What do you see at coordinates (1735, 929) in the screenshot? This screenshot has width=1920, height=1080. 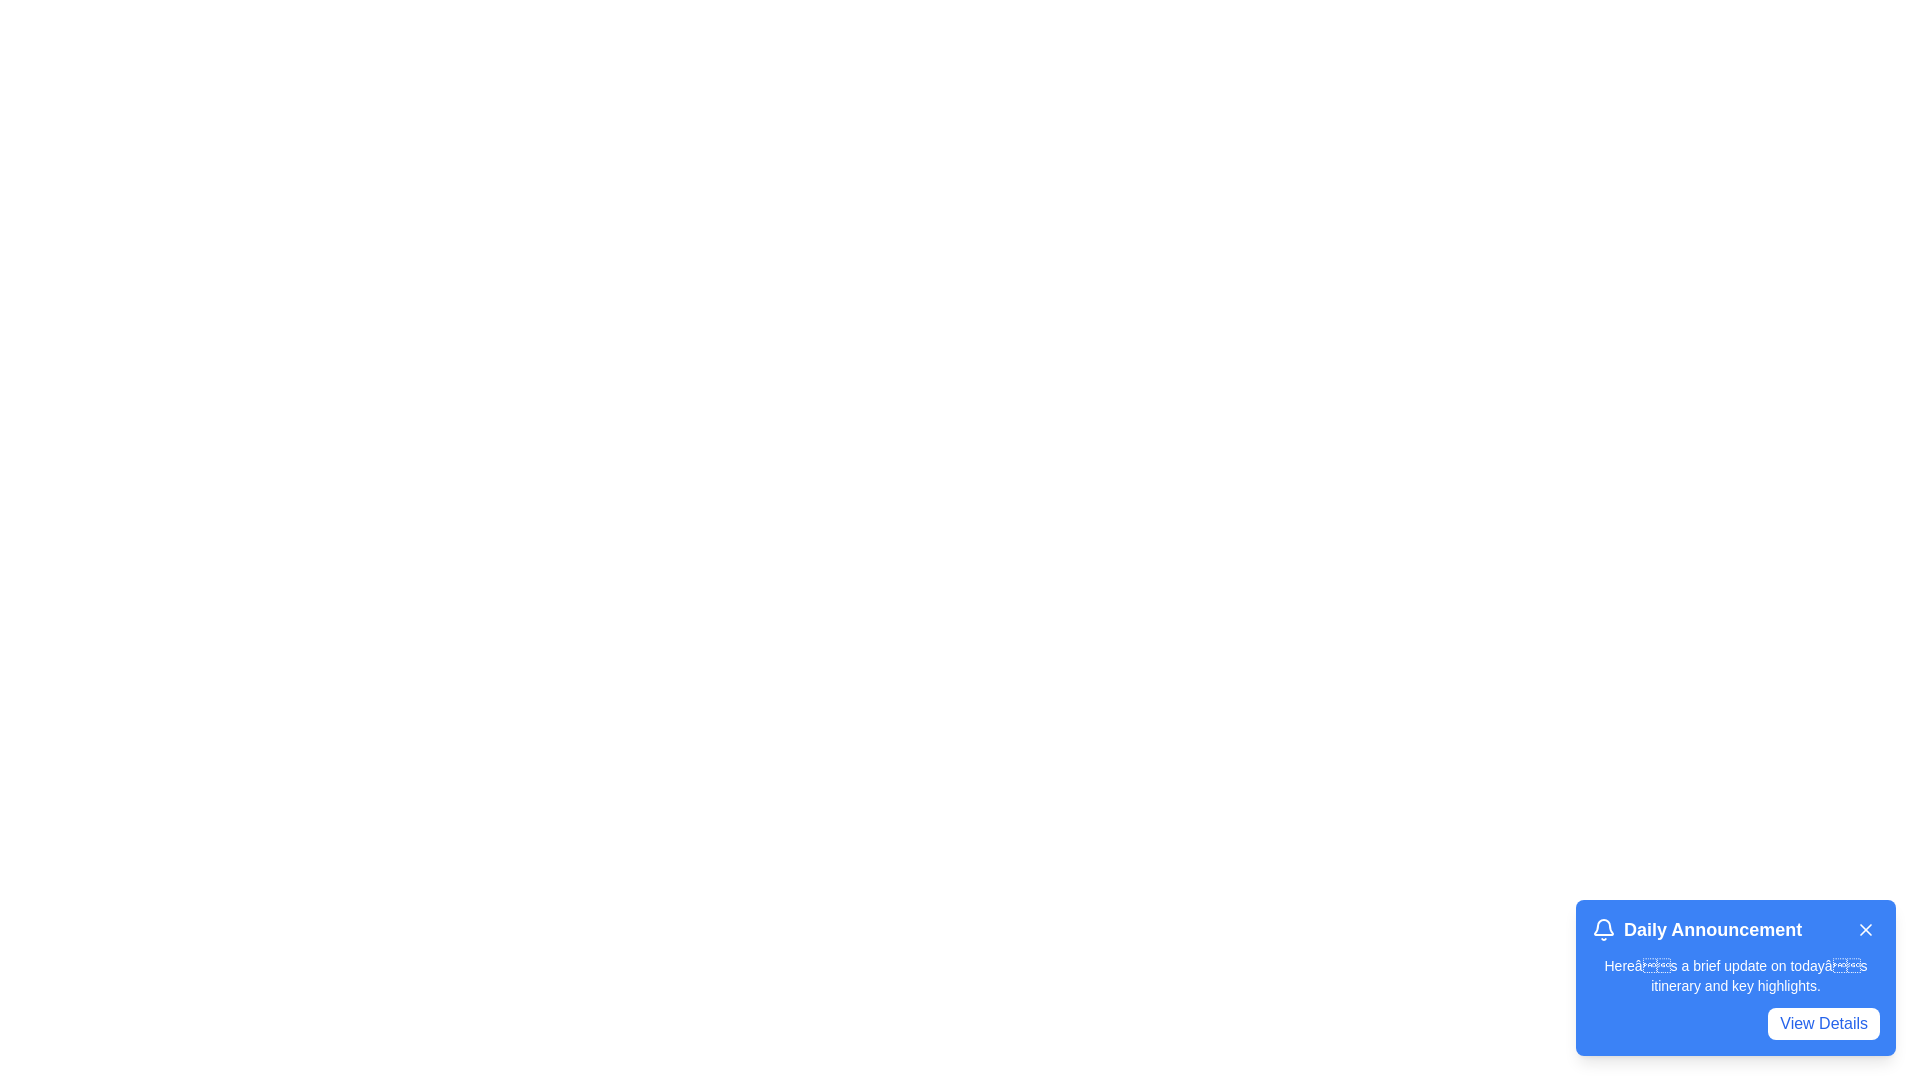 I see `the 'Daily Announcement' title to select it` at bounding box center [1735, 929].